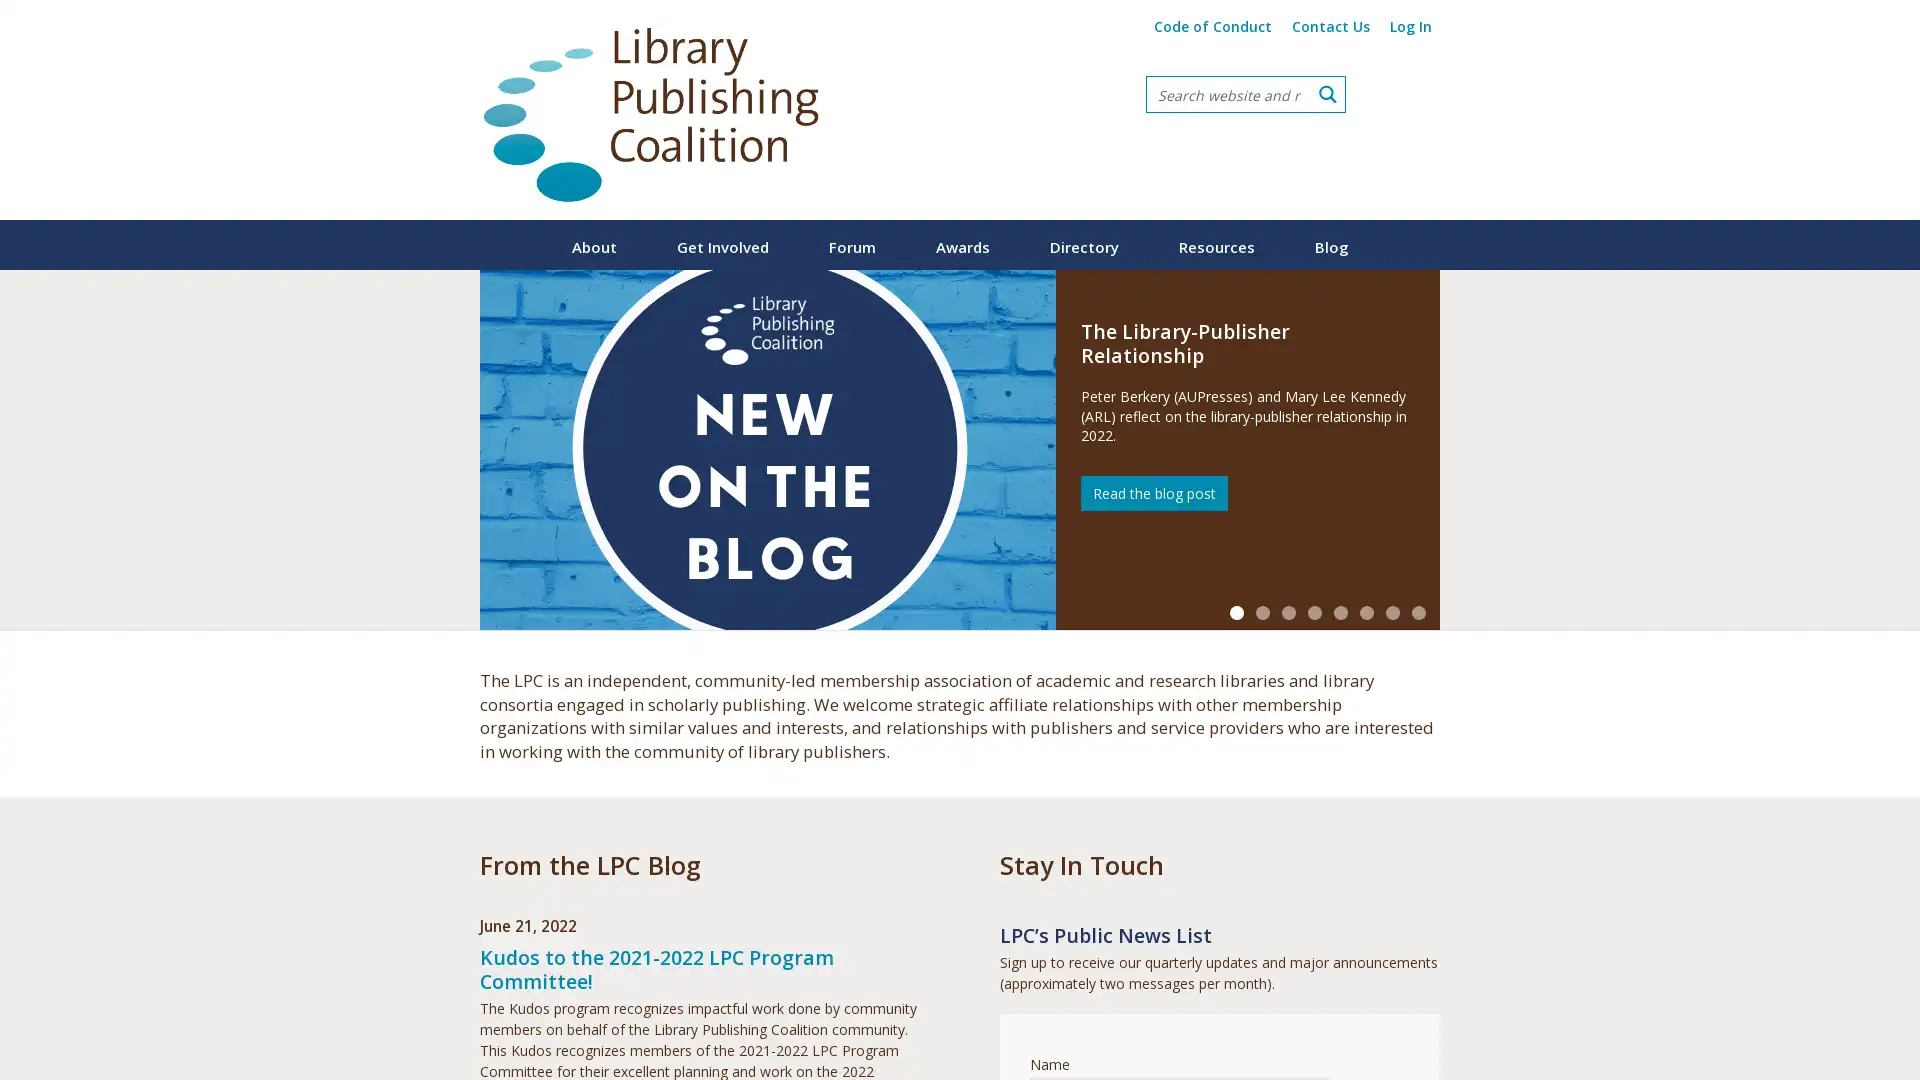 The image size is (1920, 1080). What do you see at coordinates (1340, 612) in the screenshot?
I see `Go to slide 5` at bounding box center [1340, 612].